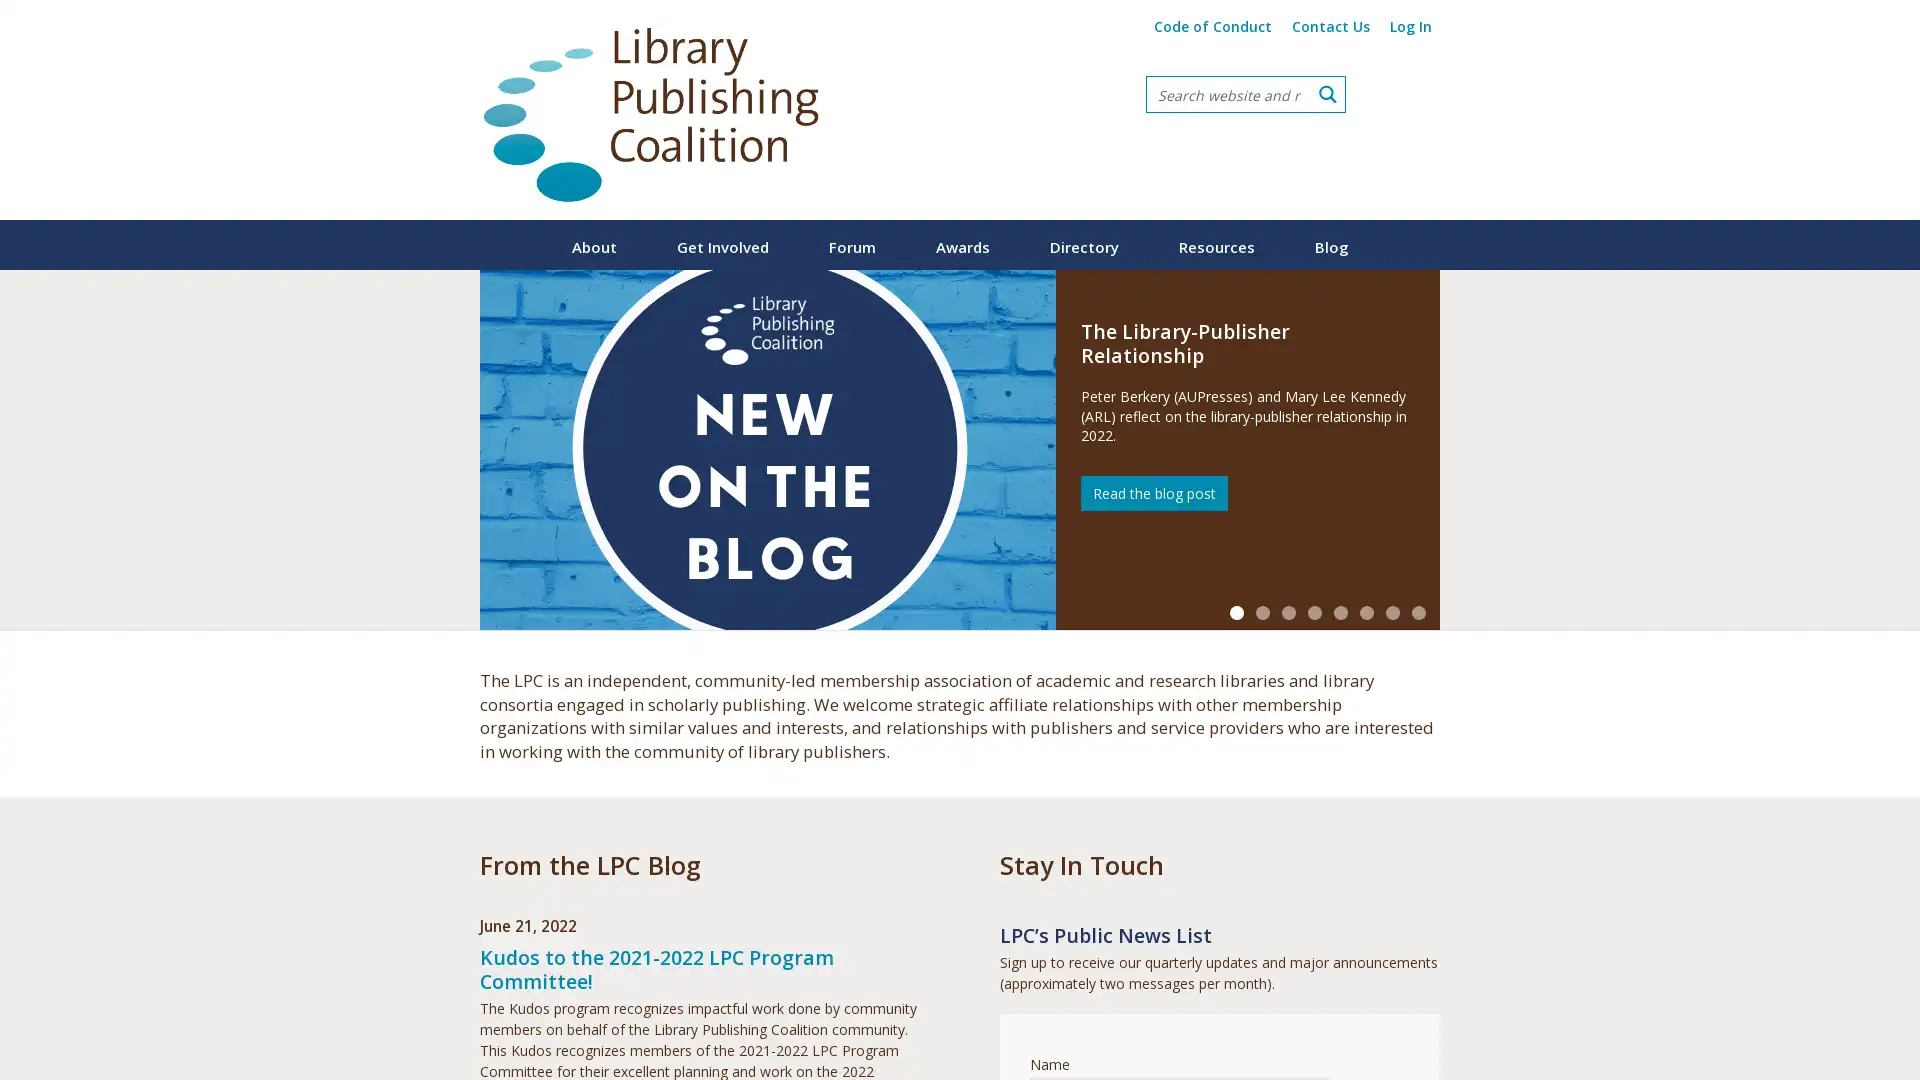 The image size is (1920, 1080). What do you see at coordinates (1340, 612) in the screenshot?
I see `Go to slide 5` at bounding box center [1340, 612].